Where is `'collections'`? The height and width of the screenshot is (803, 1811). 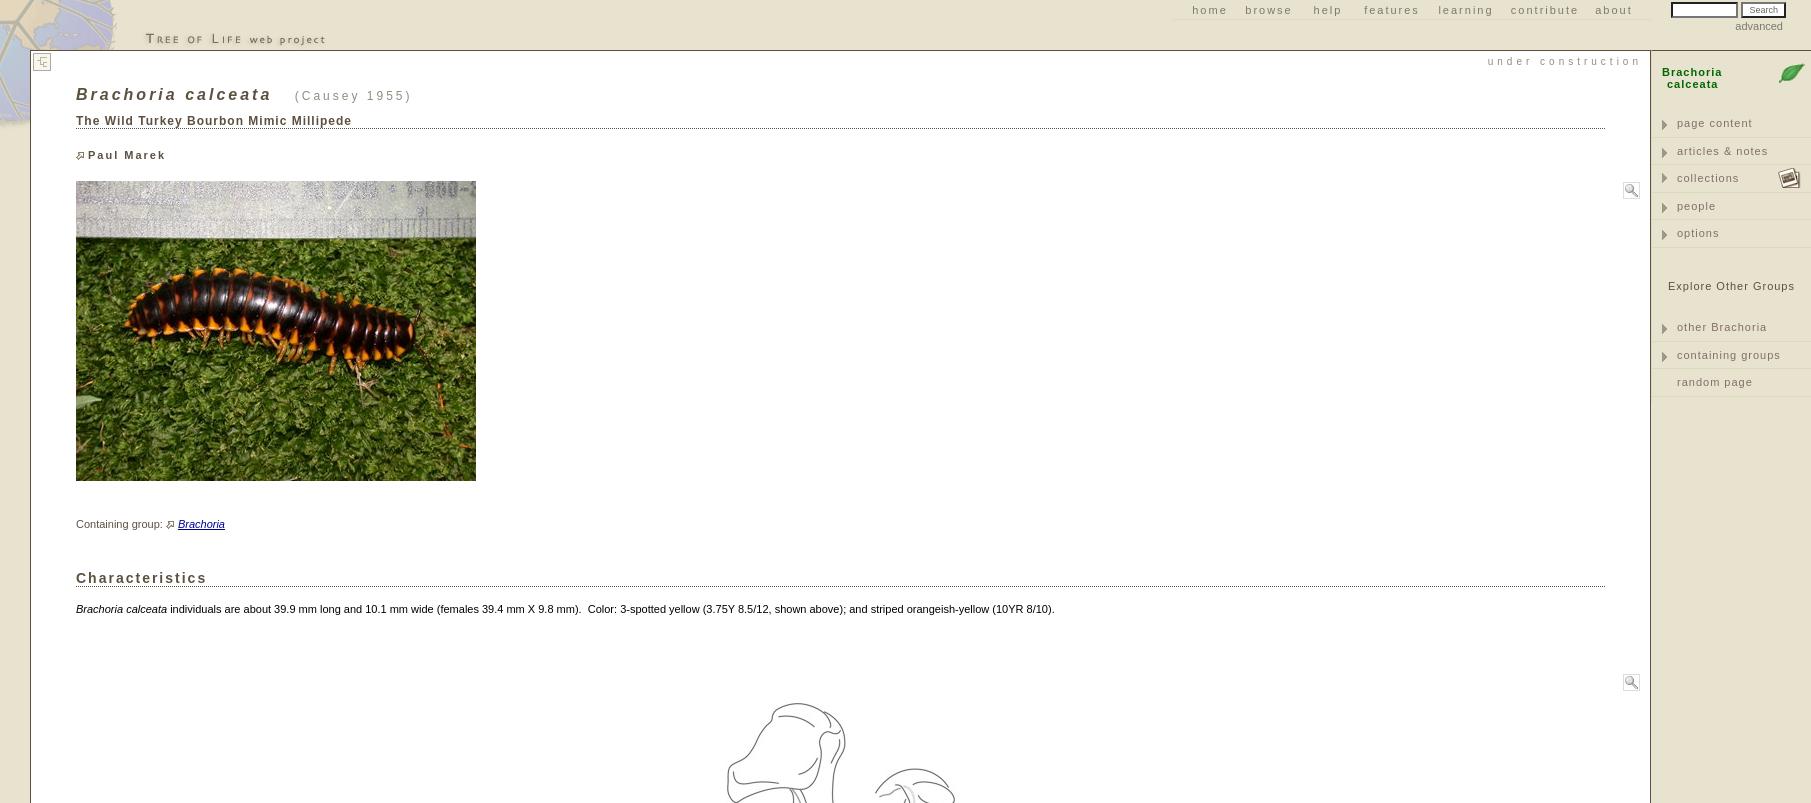 'collections' is located at coordinates (1707, 177).